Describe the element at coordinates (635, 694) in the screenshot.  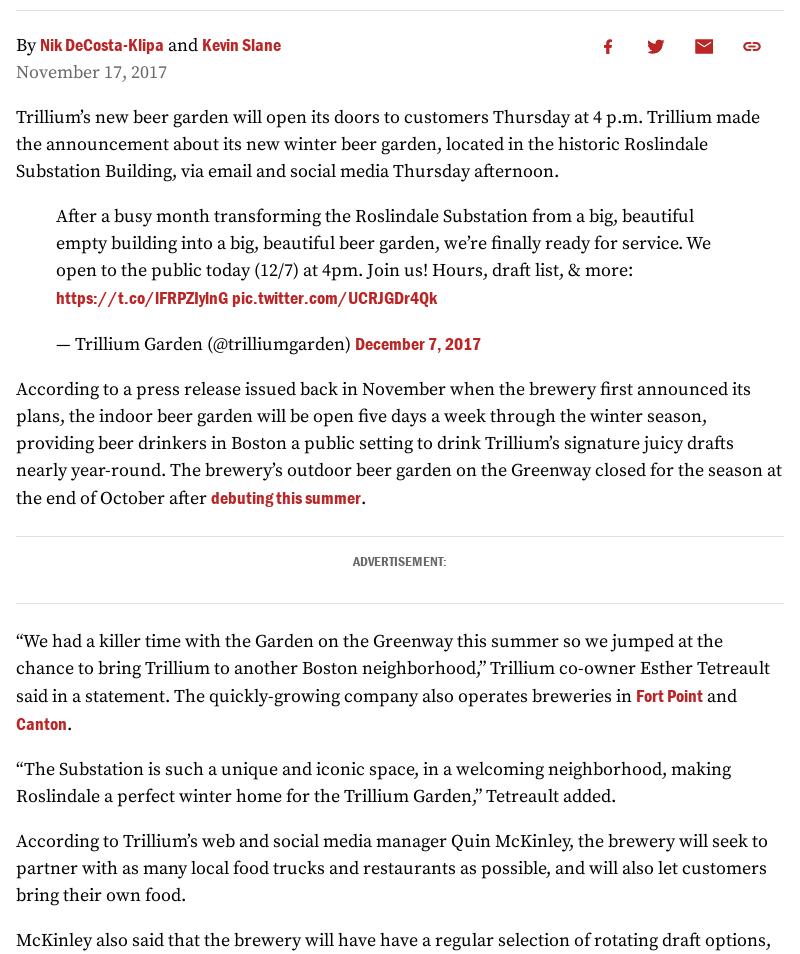
I see `'Fort Point'` at that location.